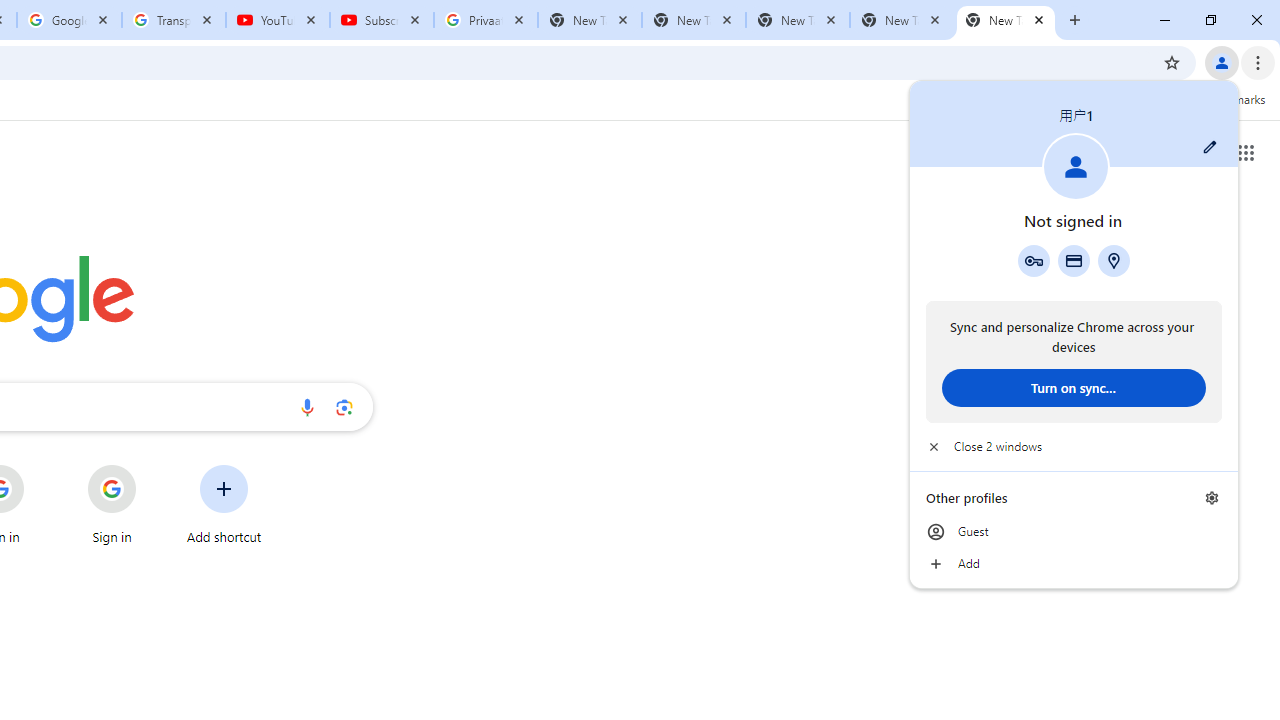  Describe the element at coordinates (1033, 260) in the screenshot. I see `'Google Password Manager'` at that location.